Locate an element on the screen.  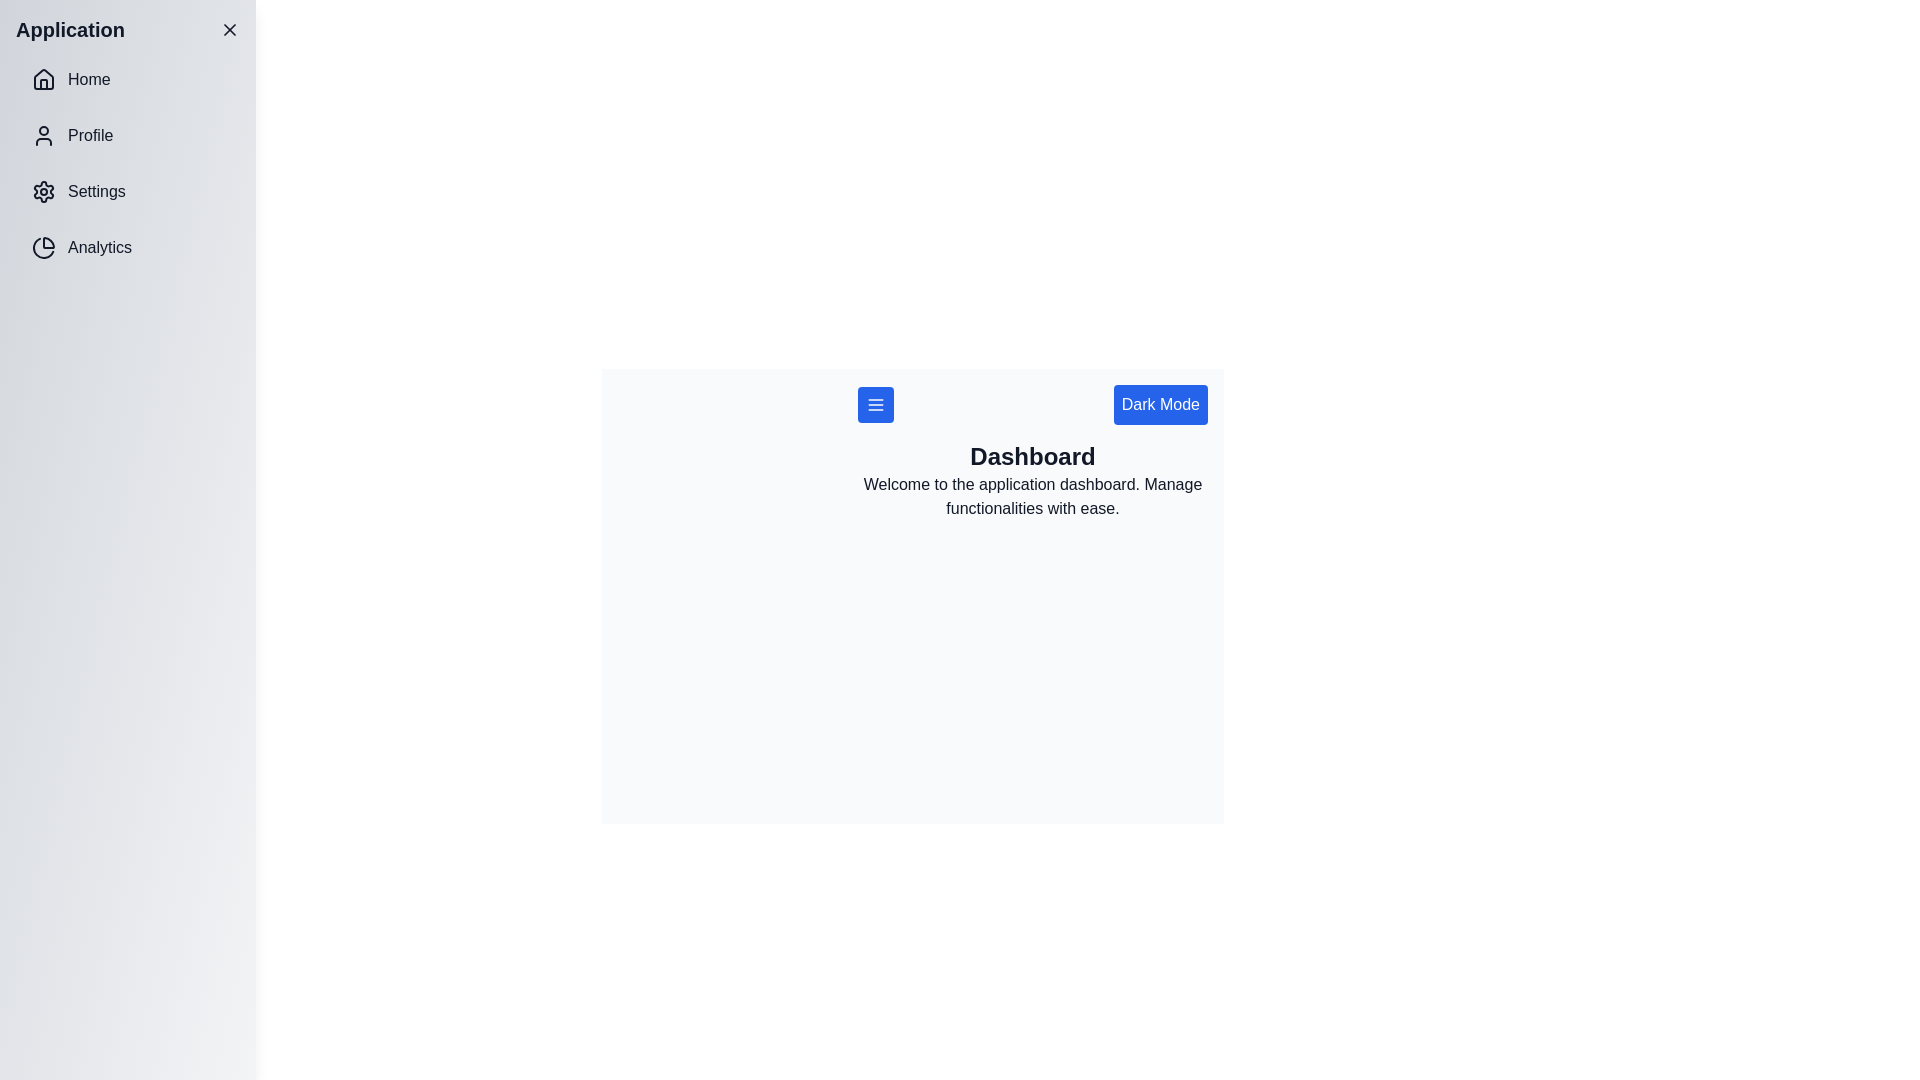
the introductory text label located below the bold 'Dashboard' header, which provides a welcoming message for the application dashboard is located at coordinates (1032, 496).